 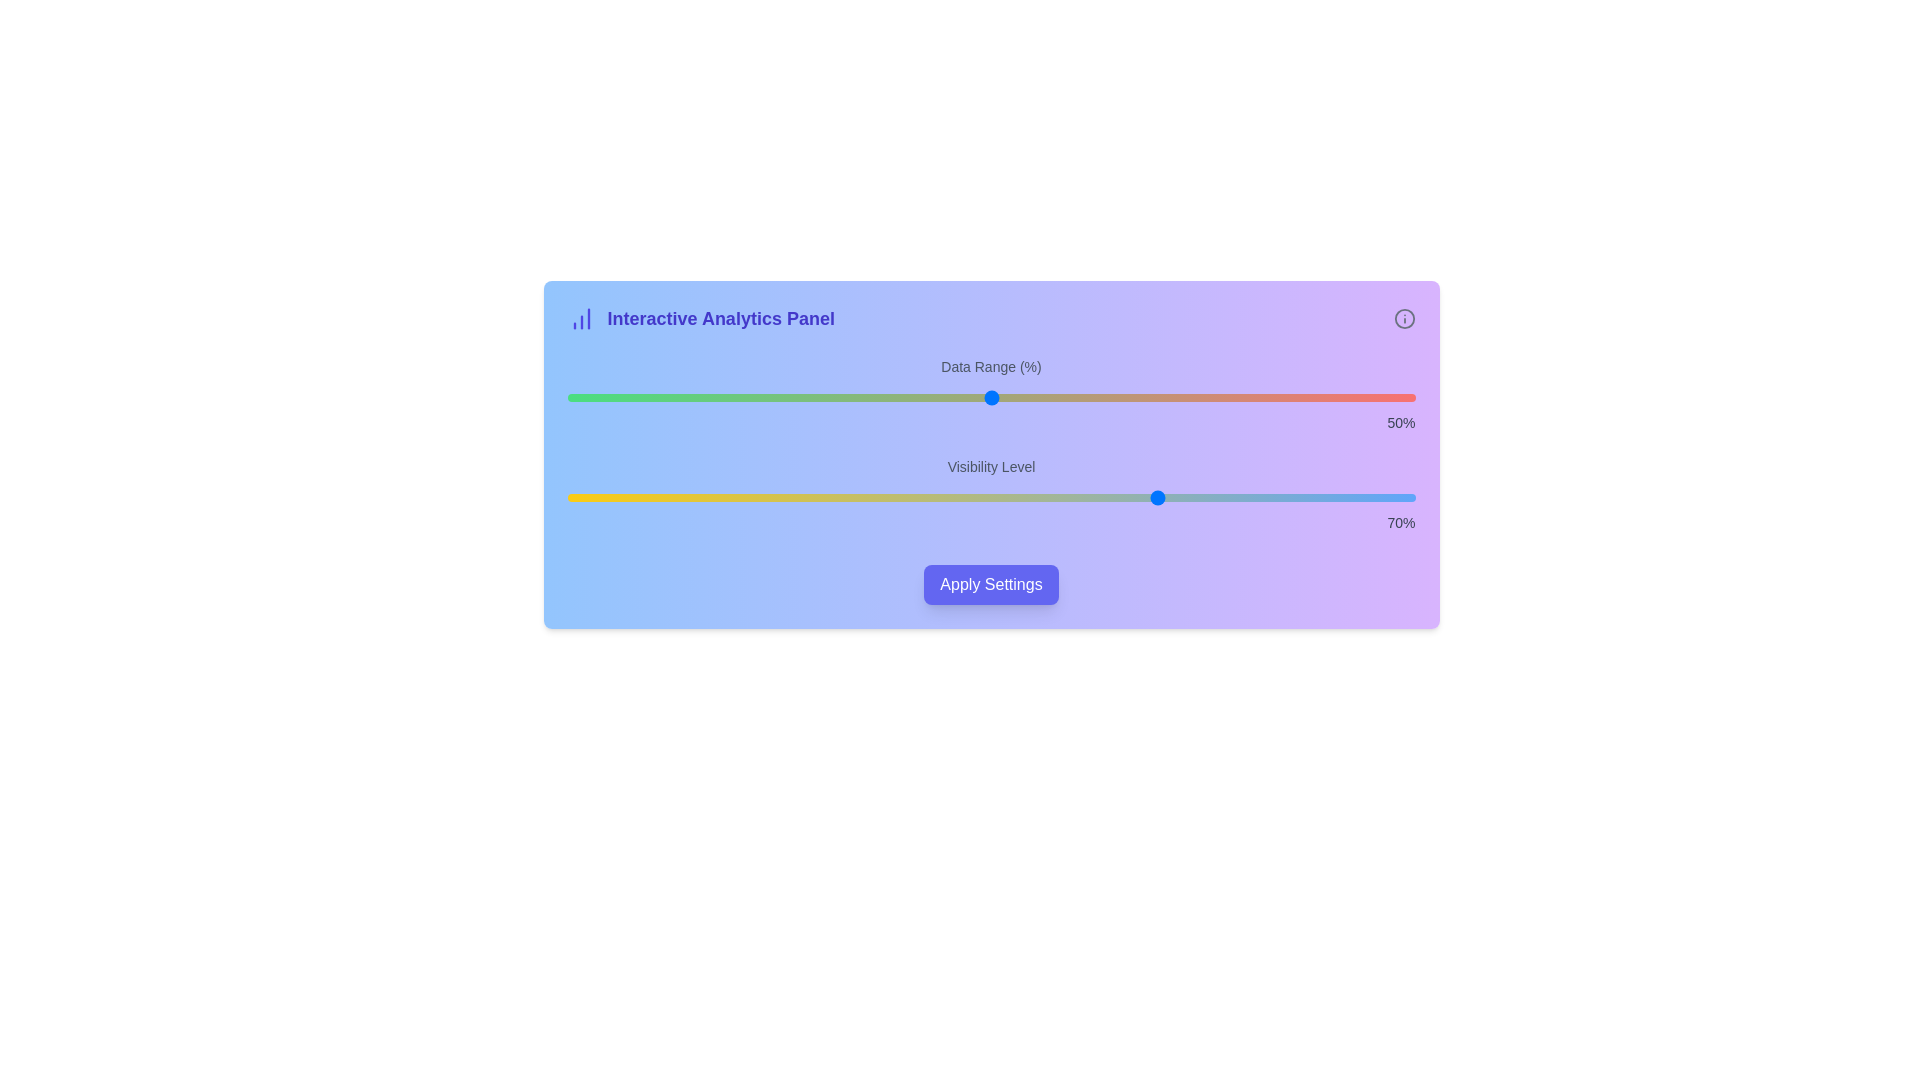 I want to click on the Data Range slider to 39%, so click(x=897, y=397).